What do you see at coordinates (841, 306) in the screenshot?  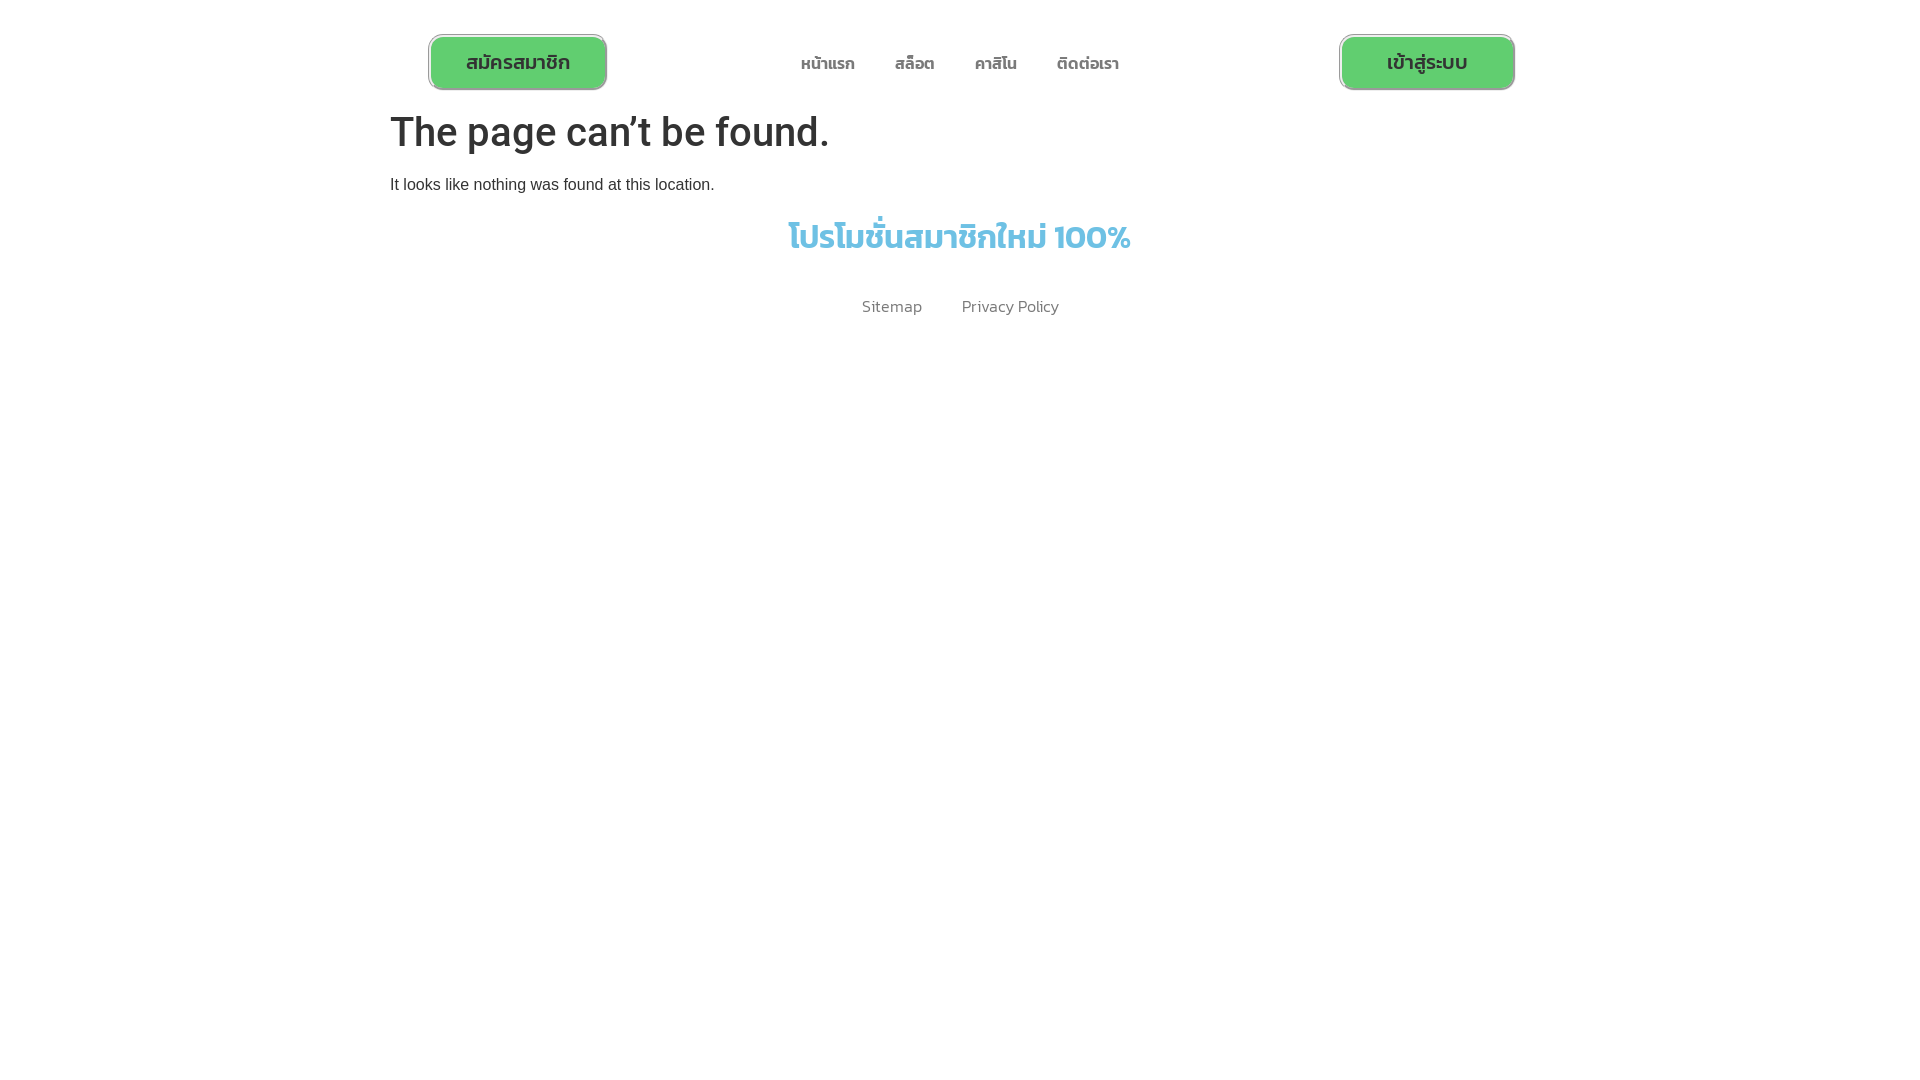 I see `'Sitemap'` at bounding box center [841, 306].